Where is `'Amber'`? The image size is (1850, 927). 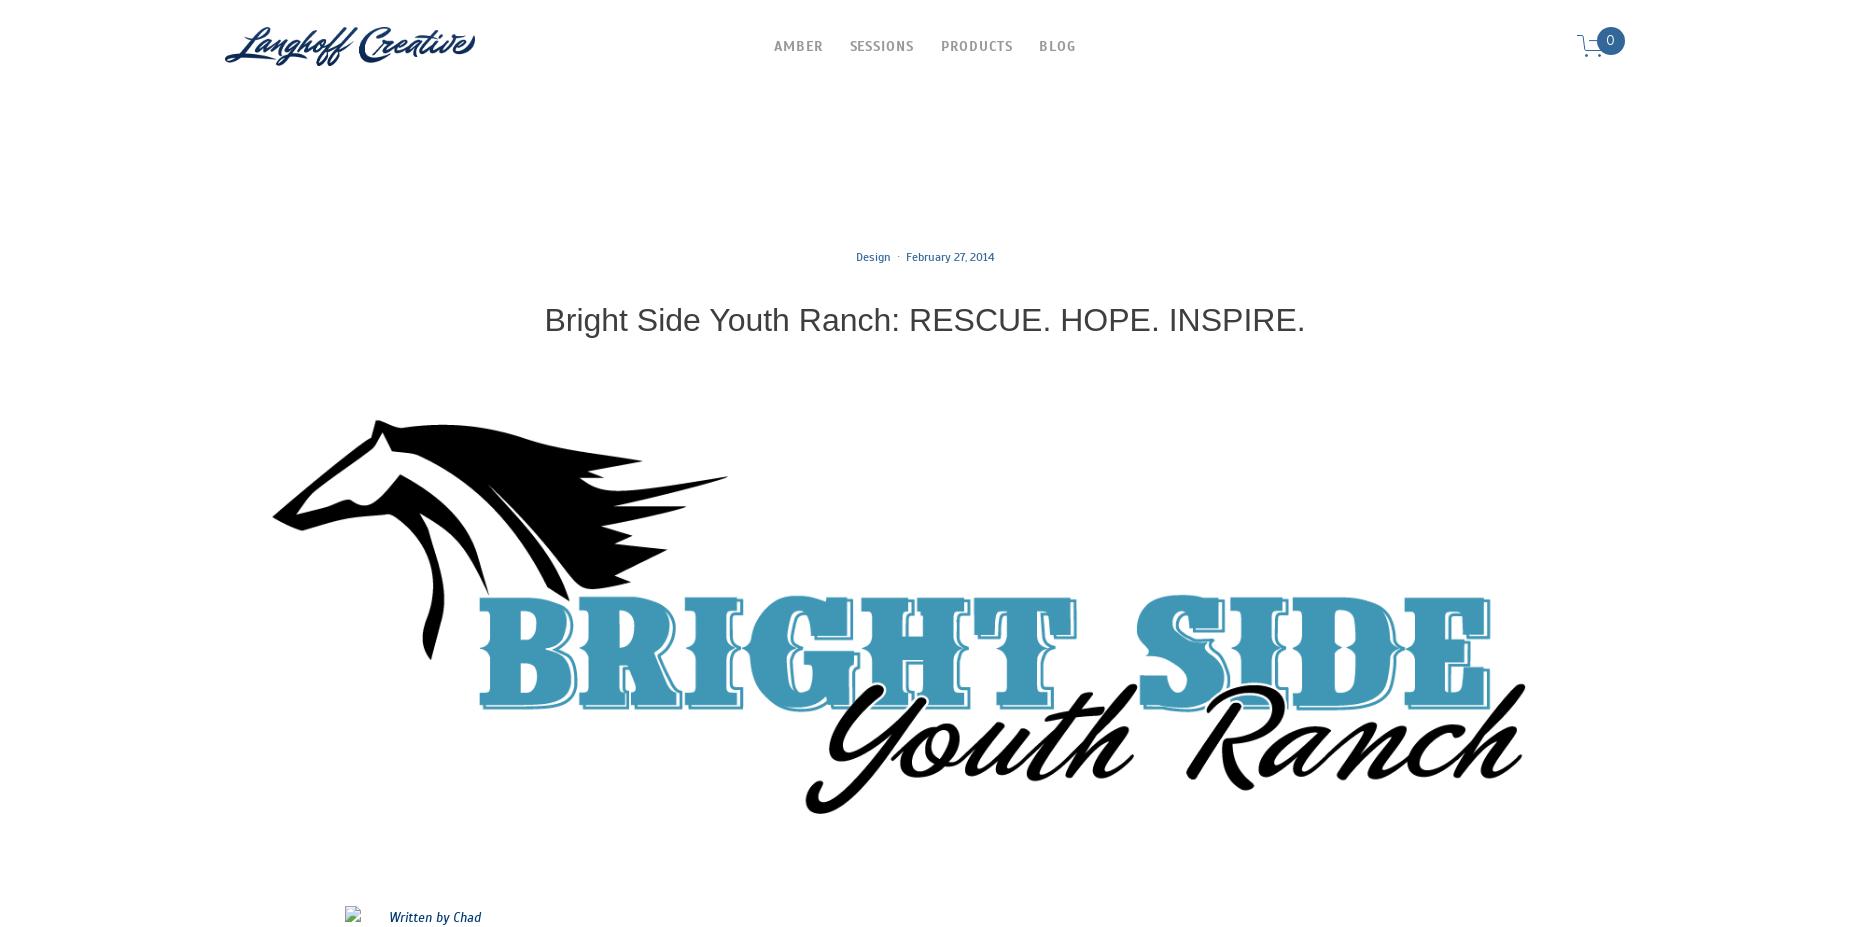
'Amber' is located at coordinates (774, 44).